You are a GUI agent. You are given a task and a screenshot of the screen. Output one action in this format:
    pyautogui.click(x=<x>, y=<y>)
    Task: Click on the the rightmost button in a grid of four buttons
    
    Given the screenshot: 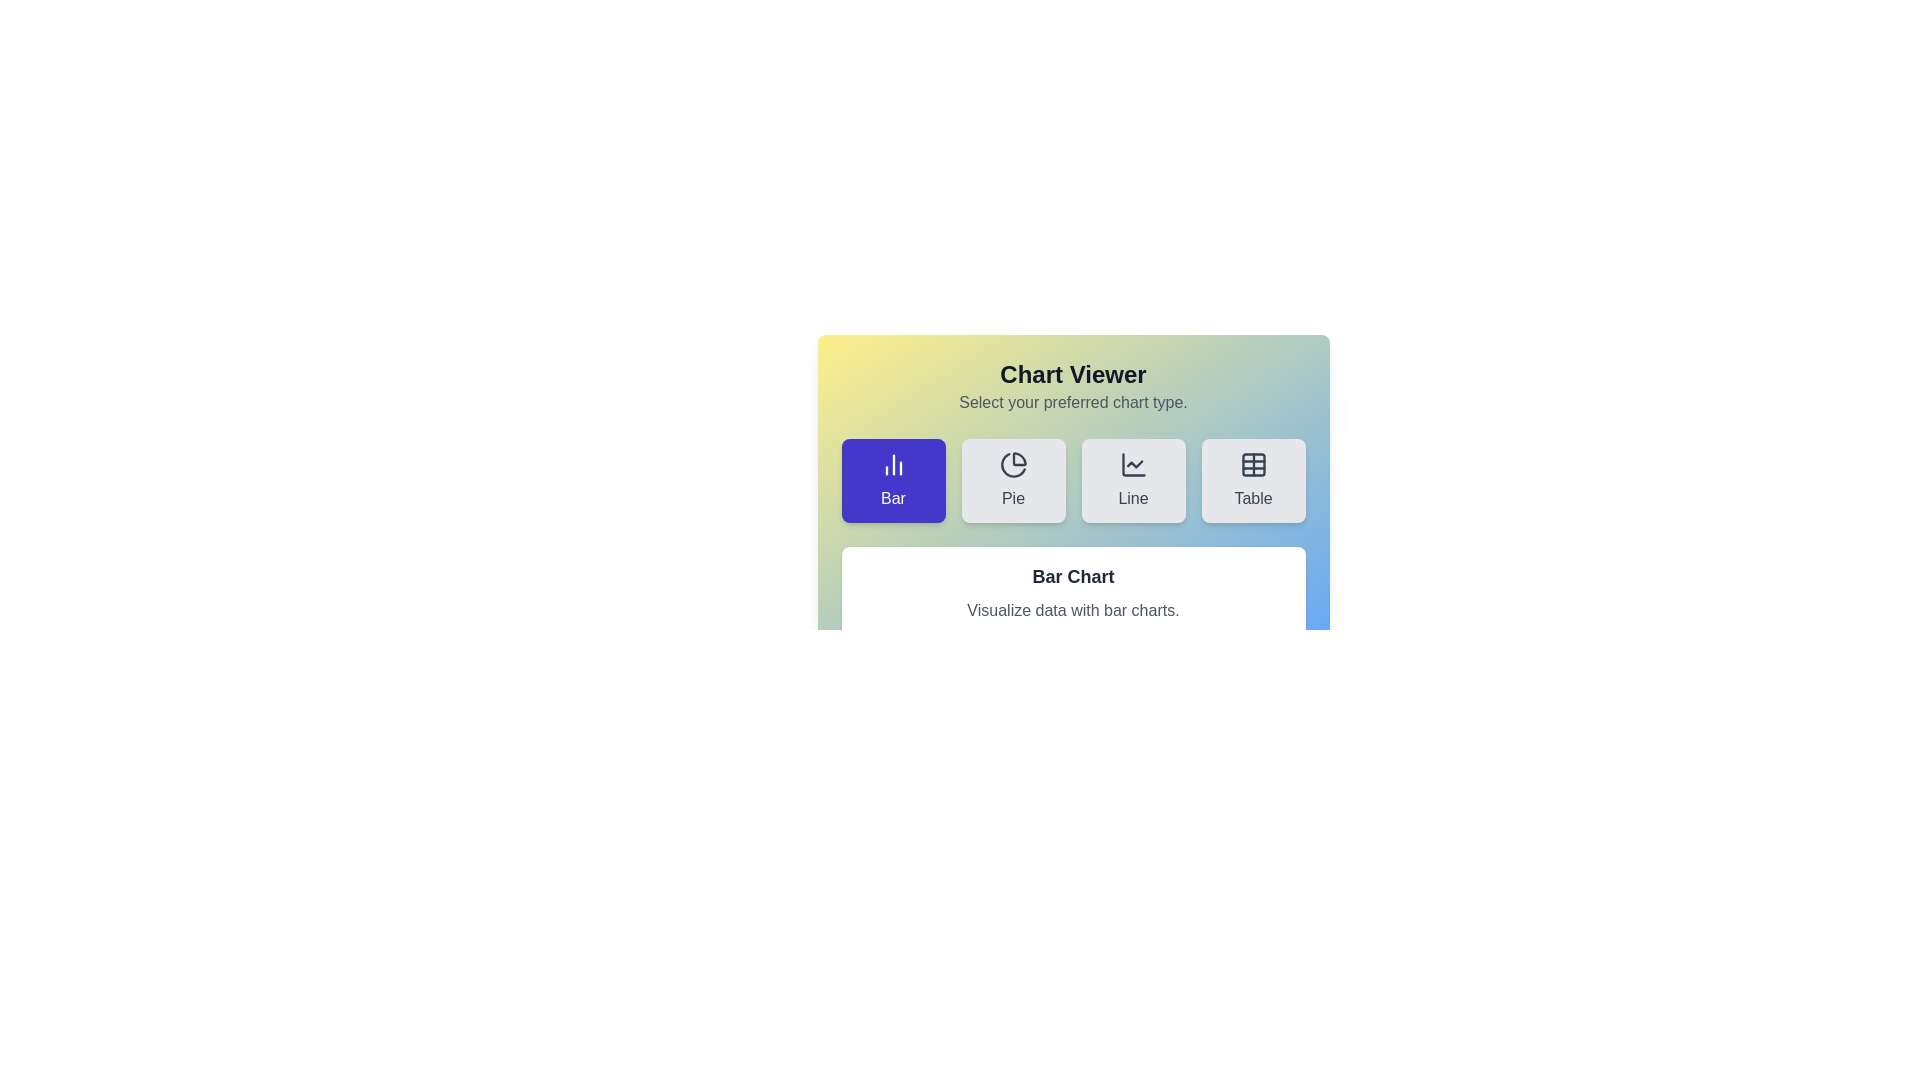 What is the action you would take?
    pyautogui.click(x=1252, y=481)
    